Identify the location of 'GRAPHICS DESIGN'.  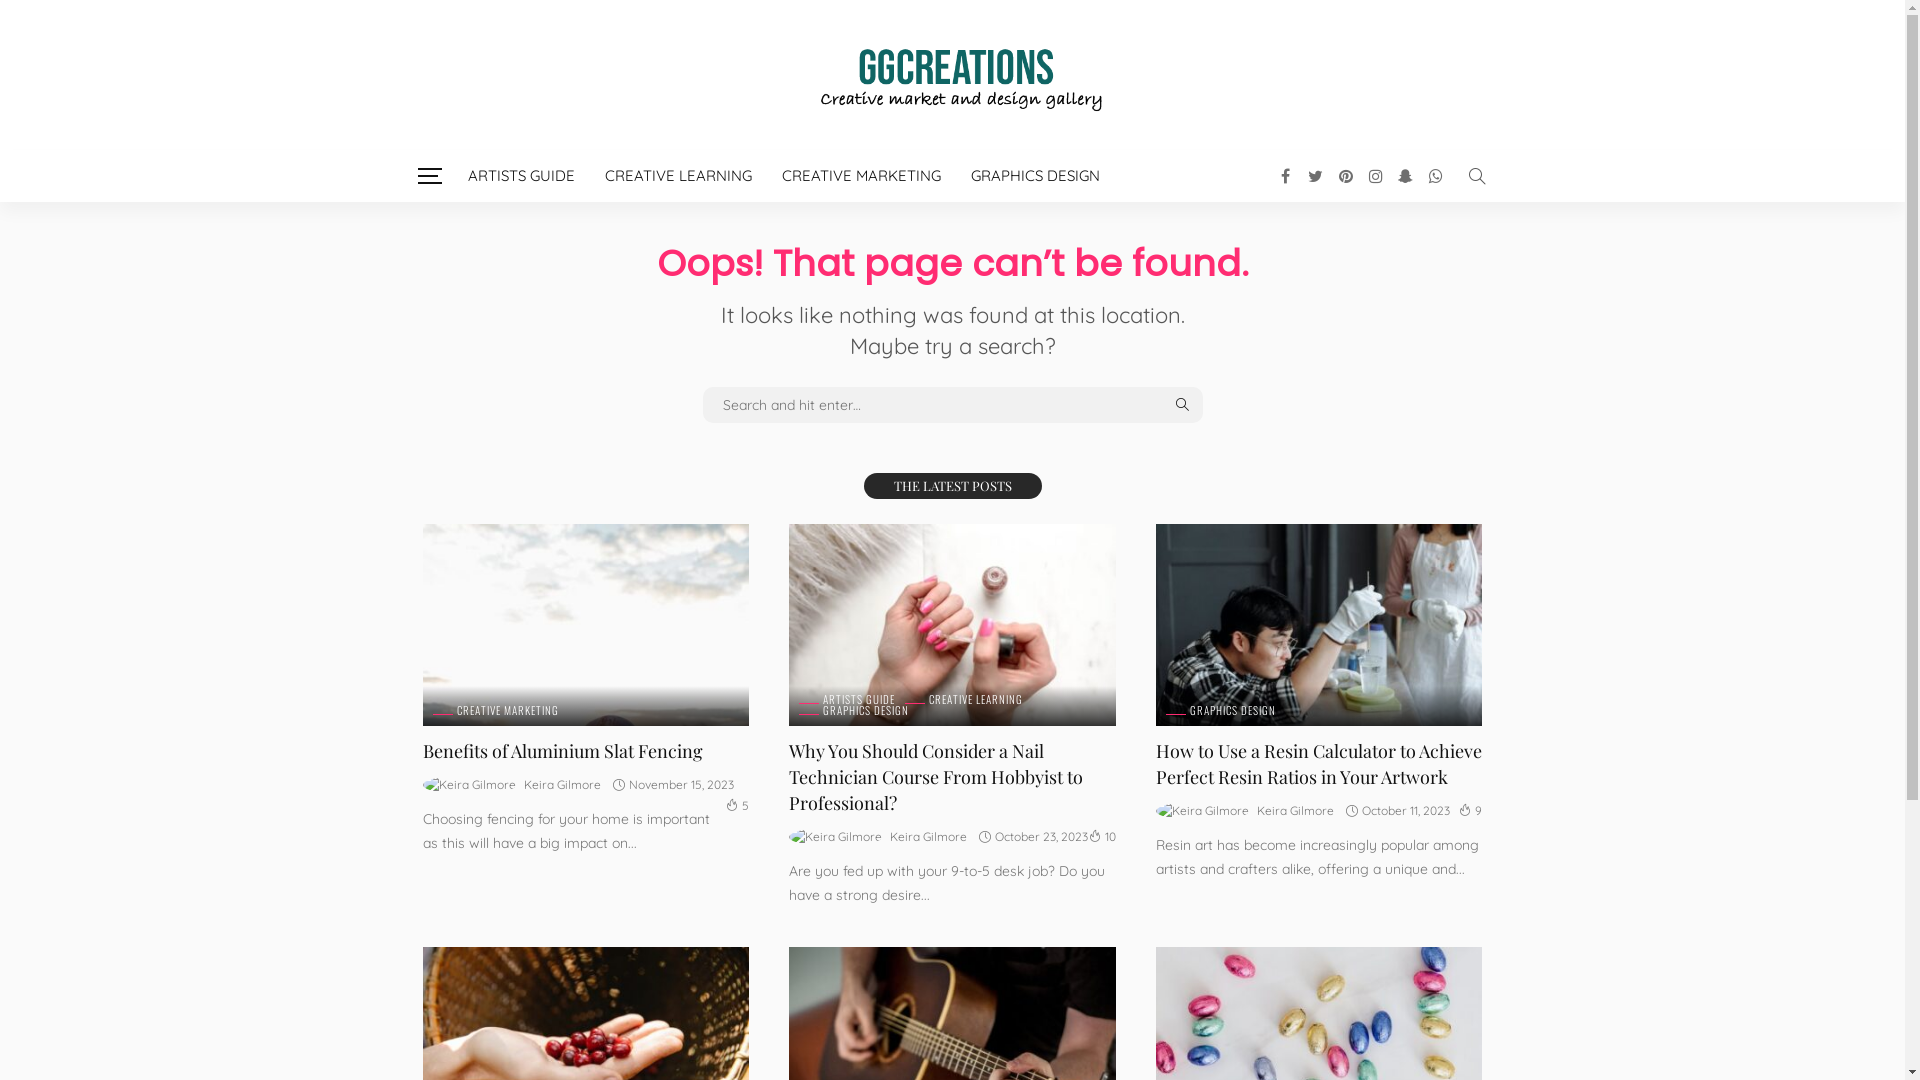
(854, 709).